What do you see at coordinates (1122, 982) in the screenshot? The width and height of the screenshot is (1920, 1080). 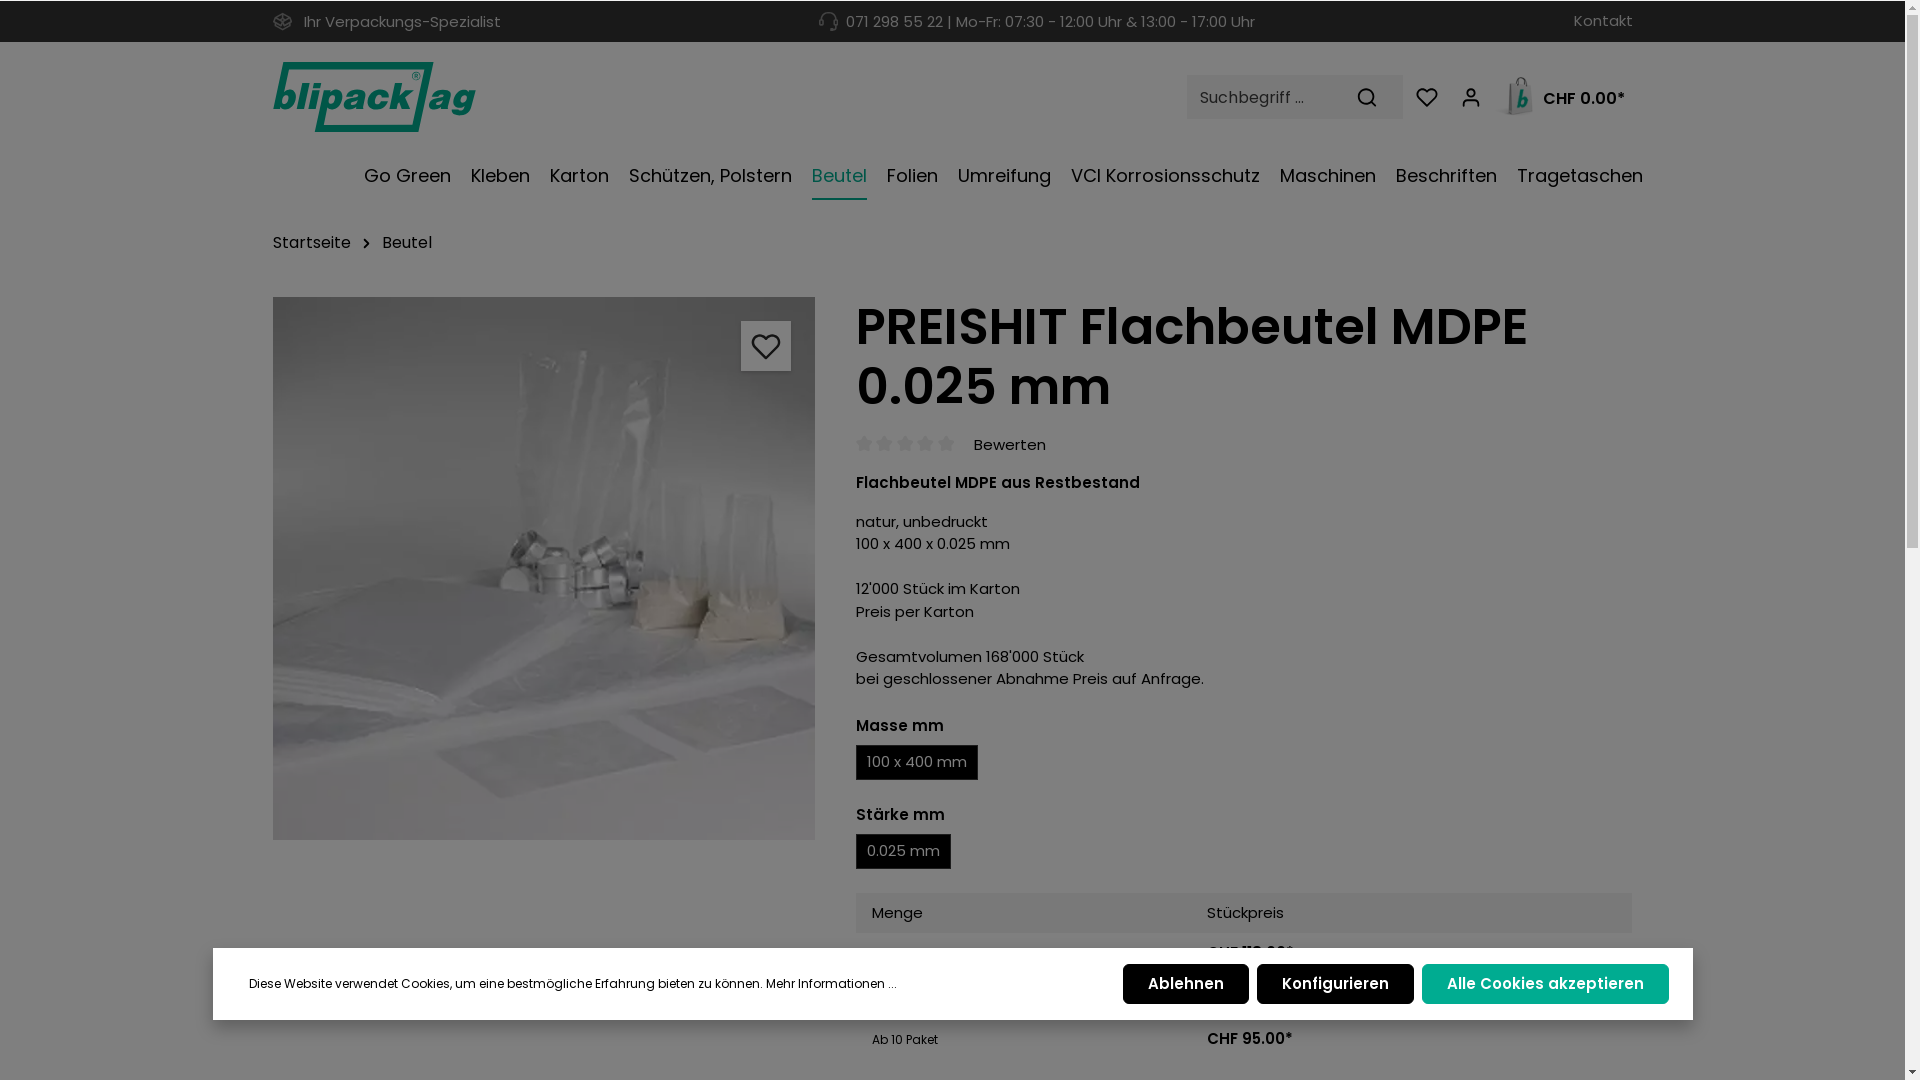 I see `'Ablehnen'` at bounding box center [1122, 982].